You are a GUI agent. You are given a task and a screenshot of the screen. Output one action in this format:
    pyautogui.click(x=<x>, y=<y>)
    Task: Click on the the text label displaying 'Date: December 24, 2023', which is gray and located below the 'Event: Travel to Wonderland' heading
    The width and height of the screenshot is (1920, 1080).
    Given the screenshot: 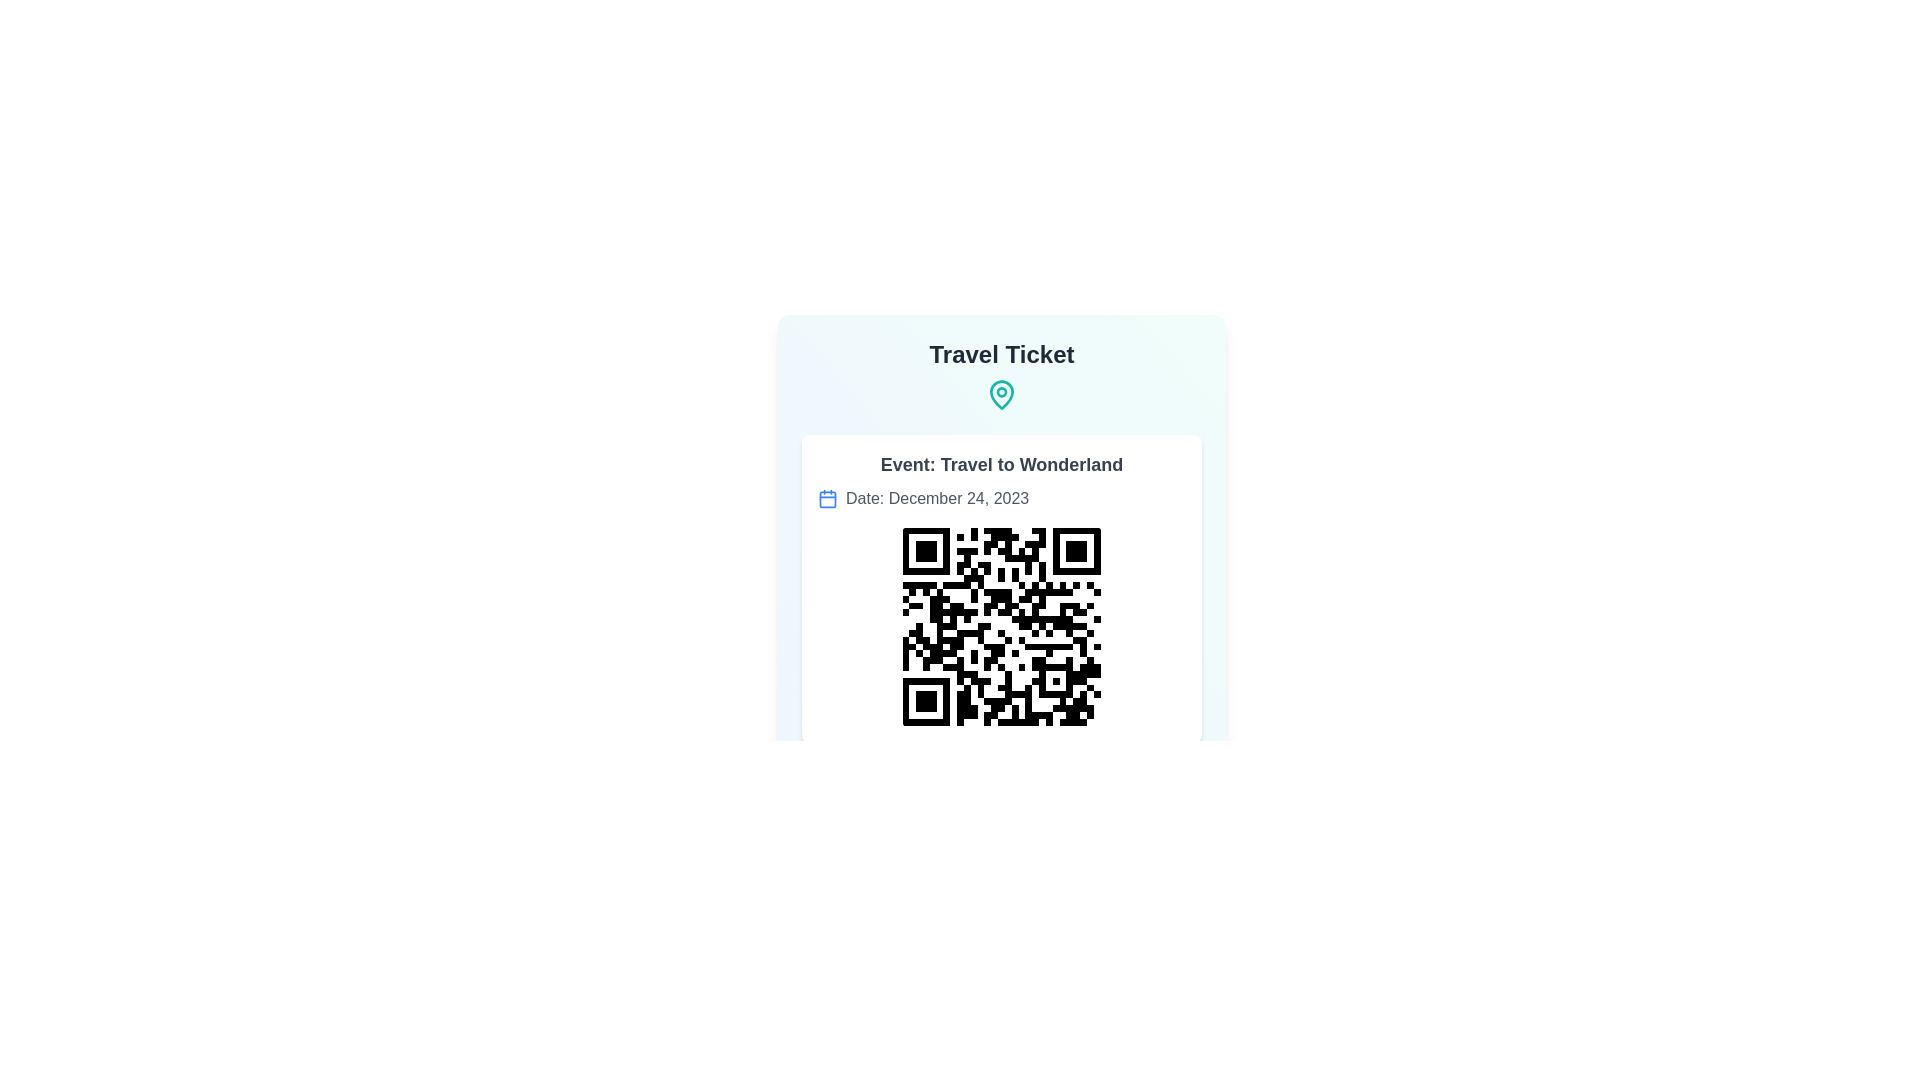 What is the action you would take?
    pyautogui.click(x=936, y=497)
    